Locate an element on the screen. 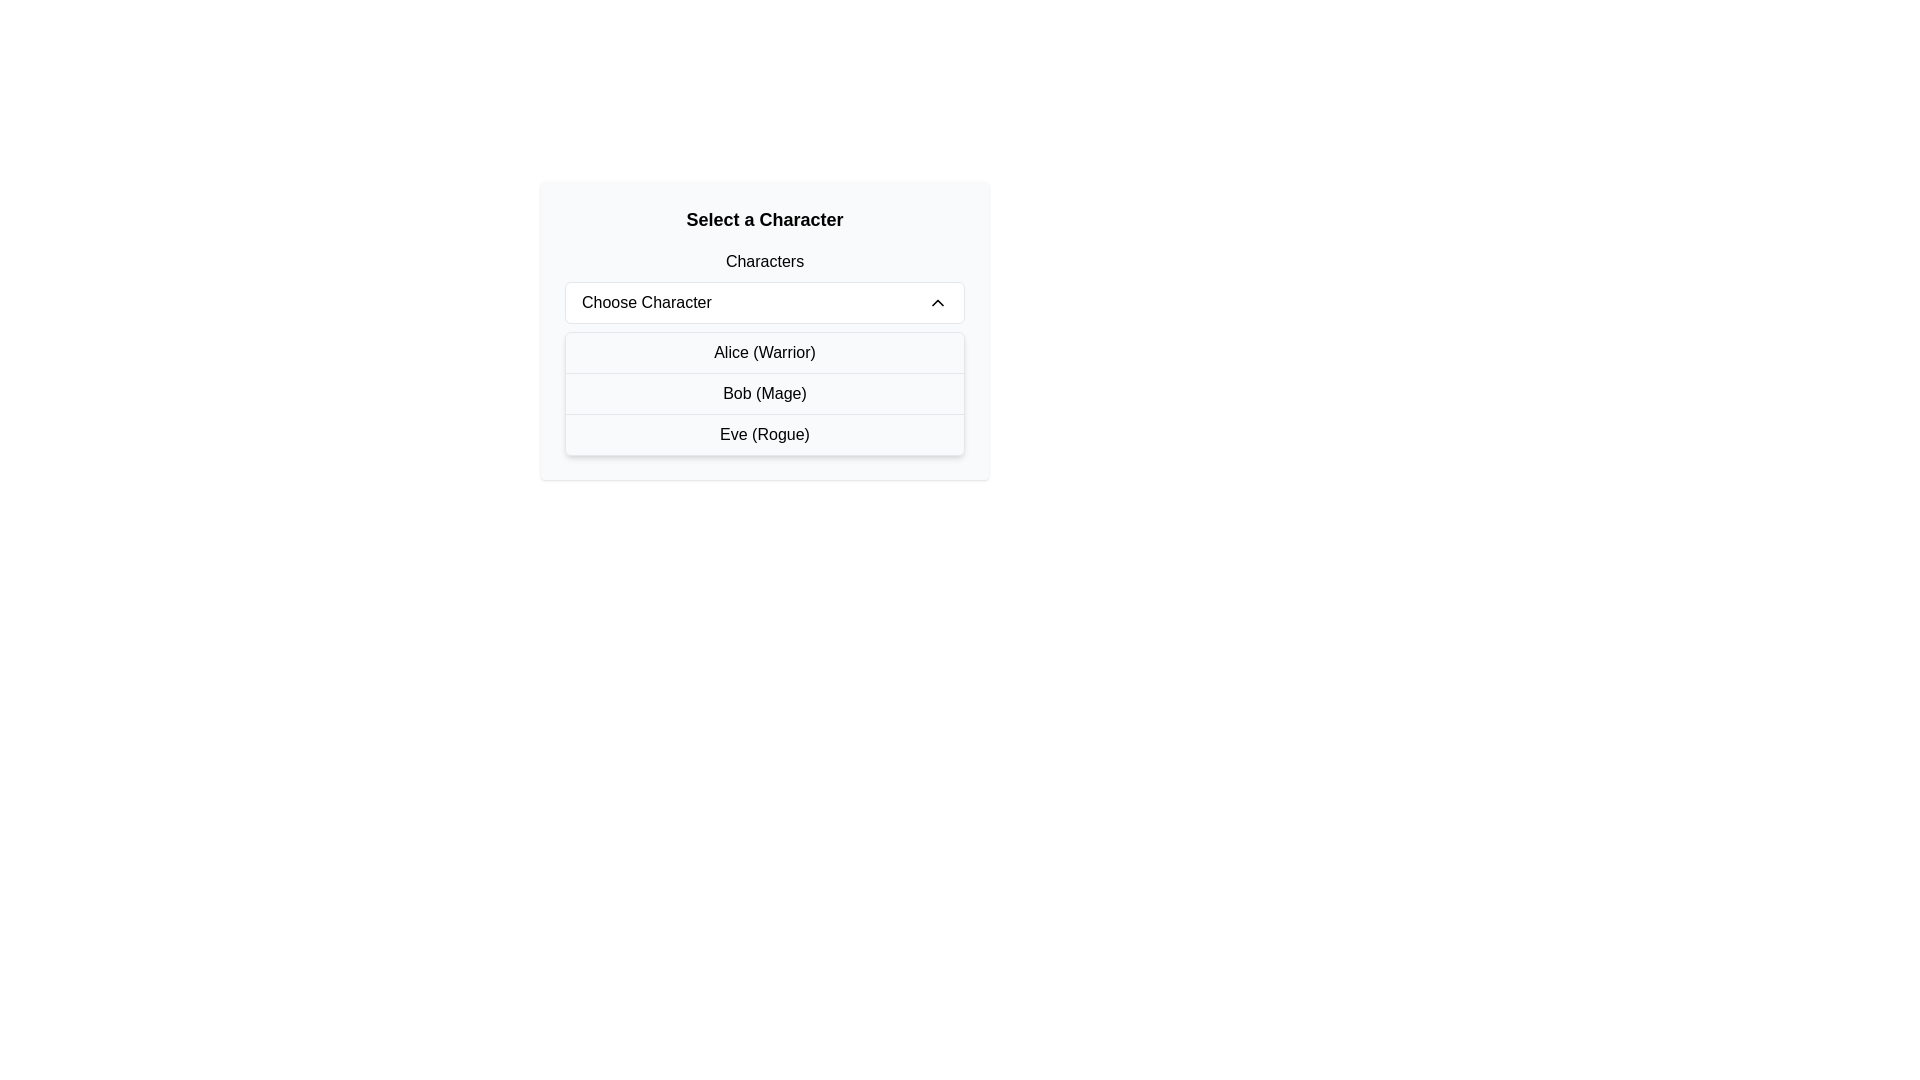 This screenshot has height=1080, width=1920. the Dropdown menu is located at coordinates (763, 330).